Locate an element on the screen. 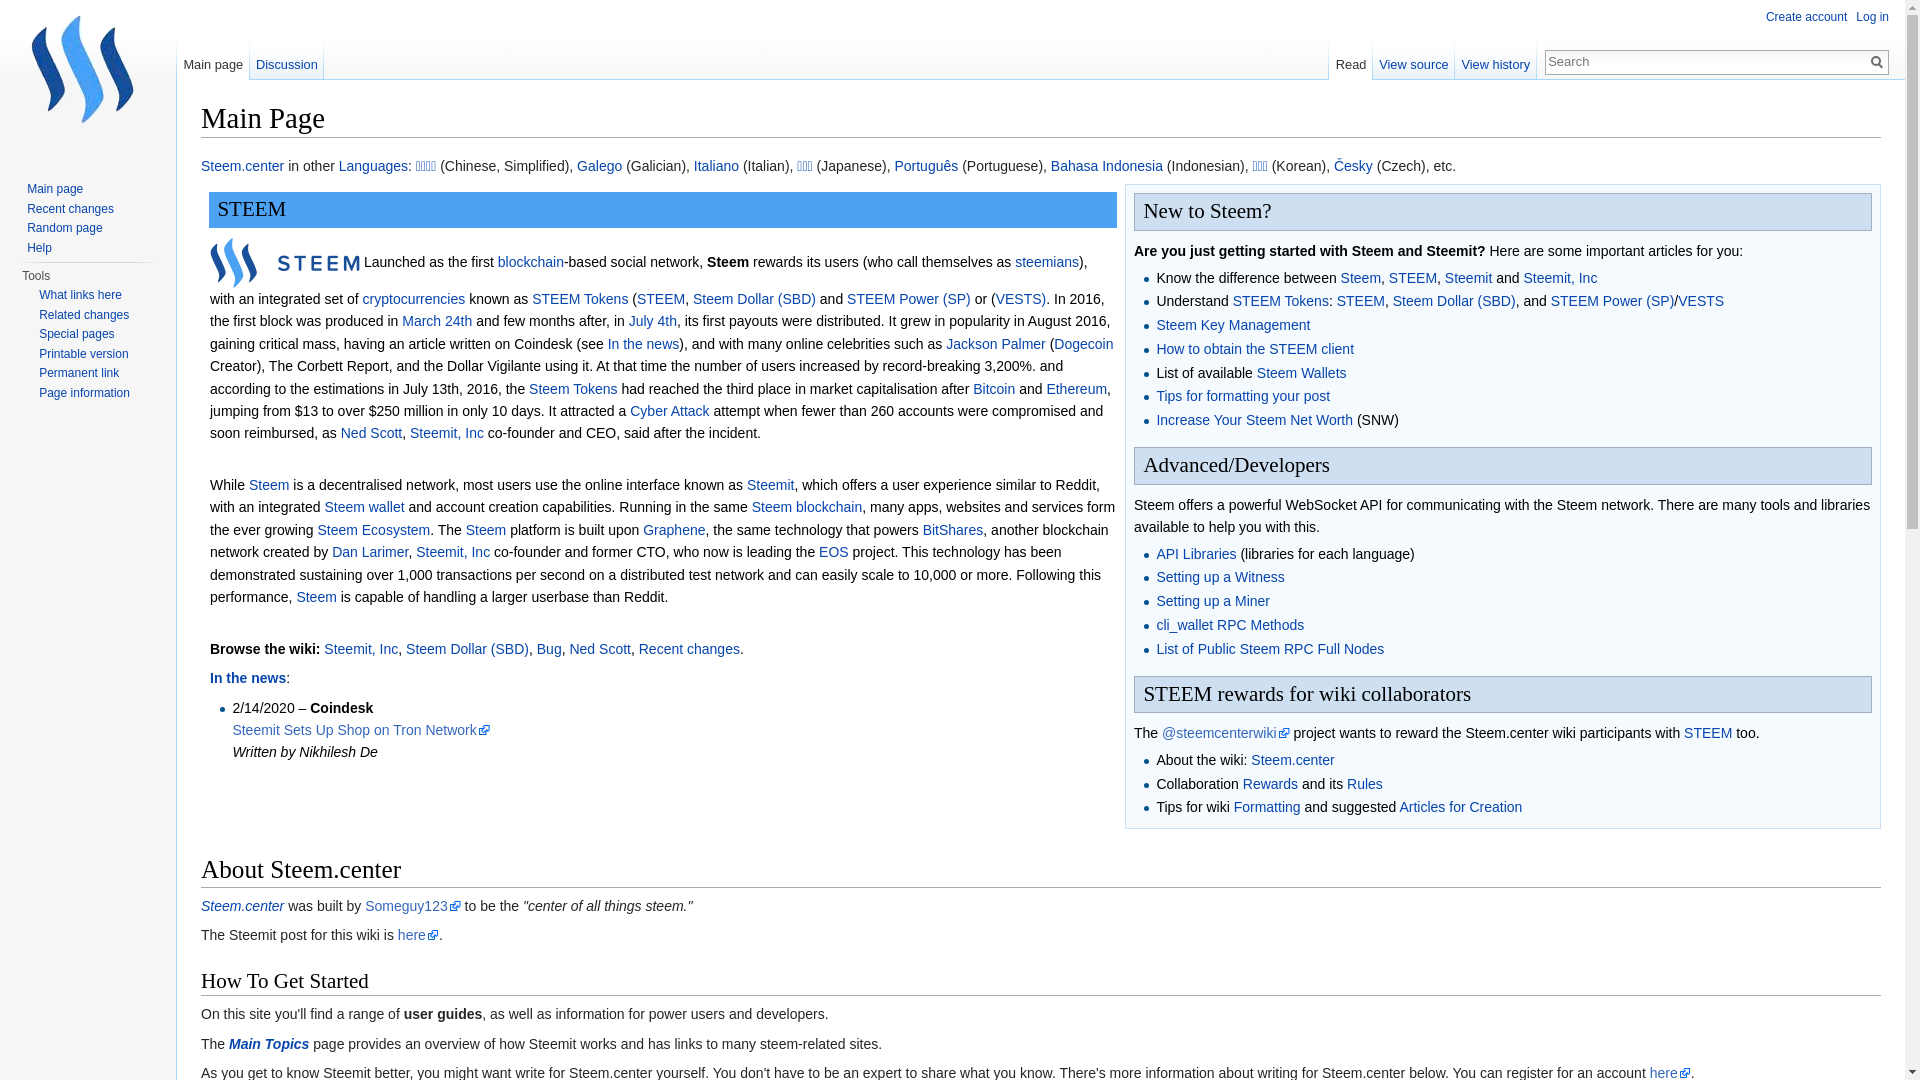 The height and width of the screenshot is (1080, 1920). 'cli_wallet RPC Methods' is located at coordinates (1228, 623).